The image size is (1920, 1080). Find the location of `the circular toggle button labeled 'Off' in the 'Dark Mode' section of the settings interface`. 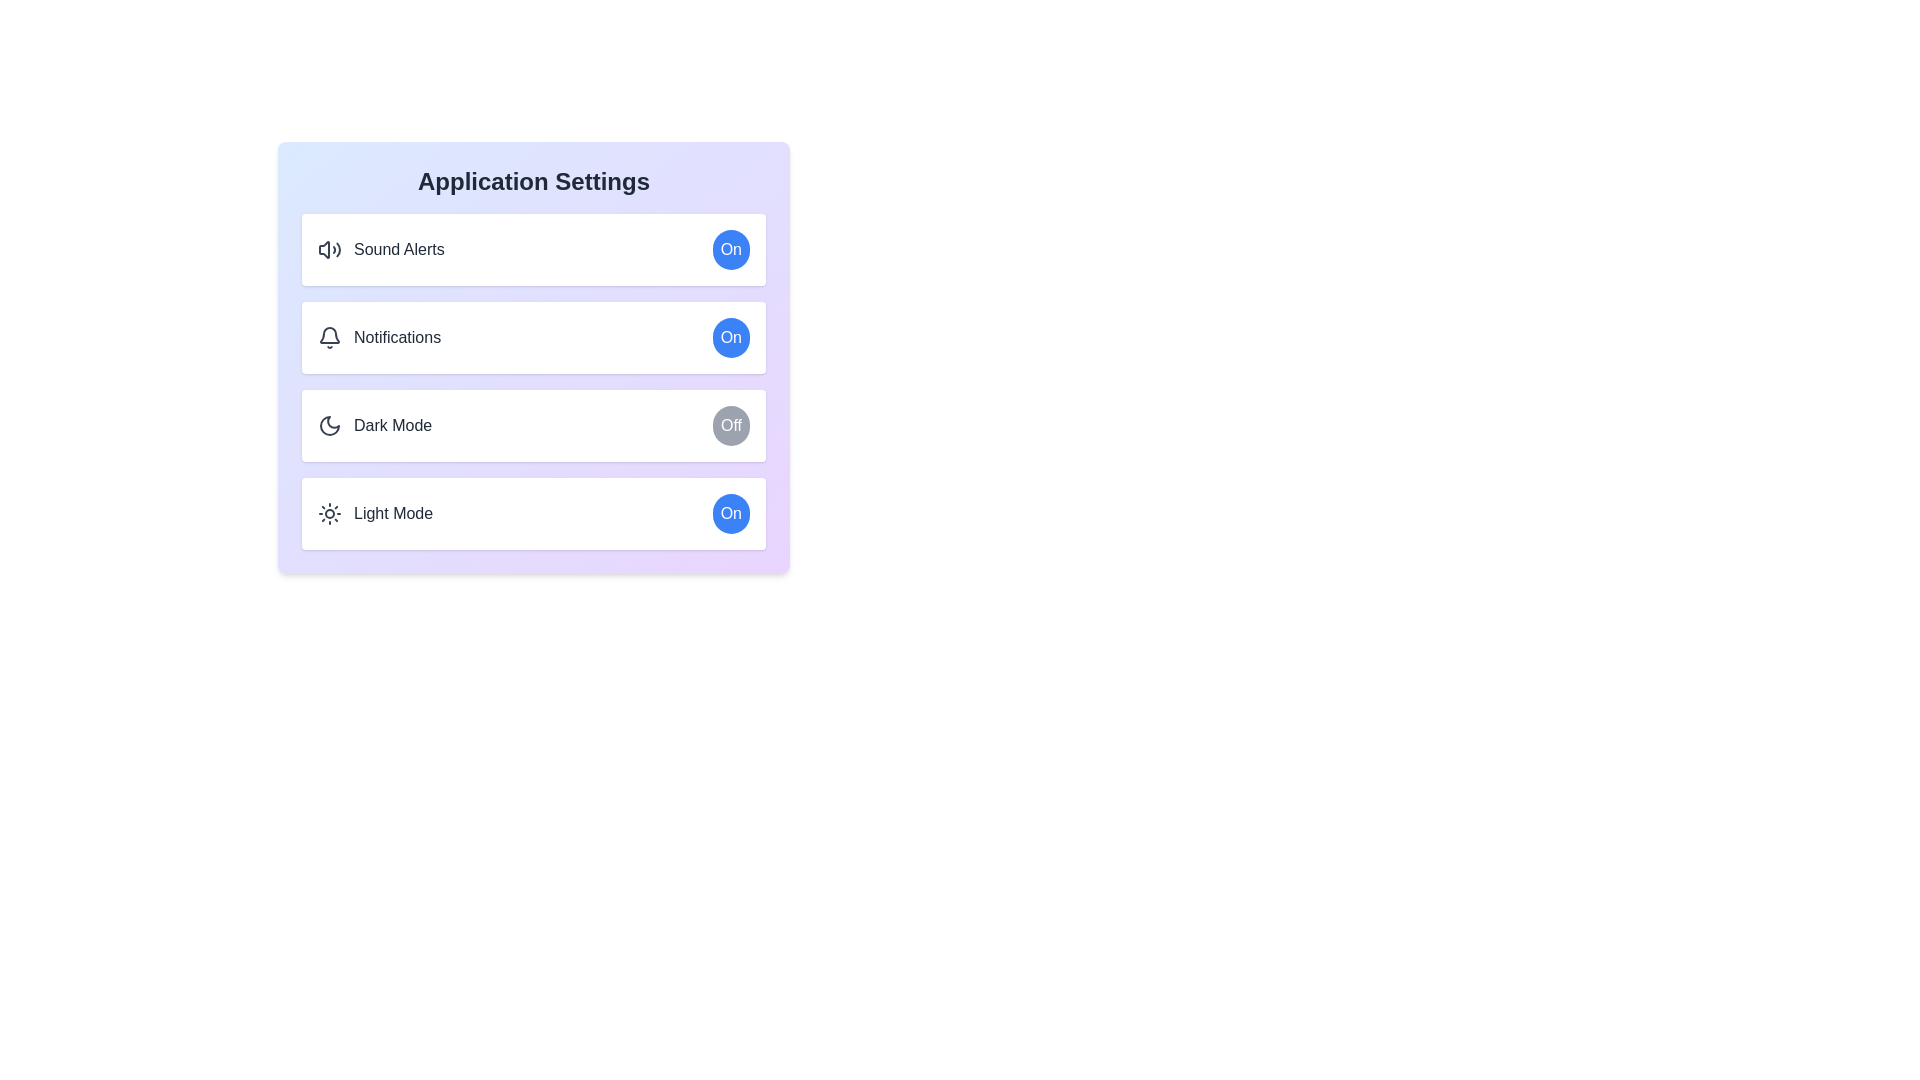

the circular toggle button labeled 'Off' in the 'Dark Mode' section of the settings interface is located at coordinates (730, 424).